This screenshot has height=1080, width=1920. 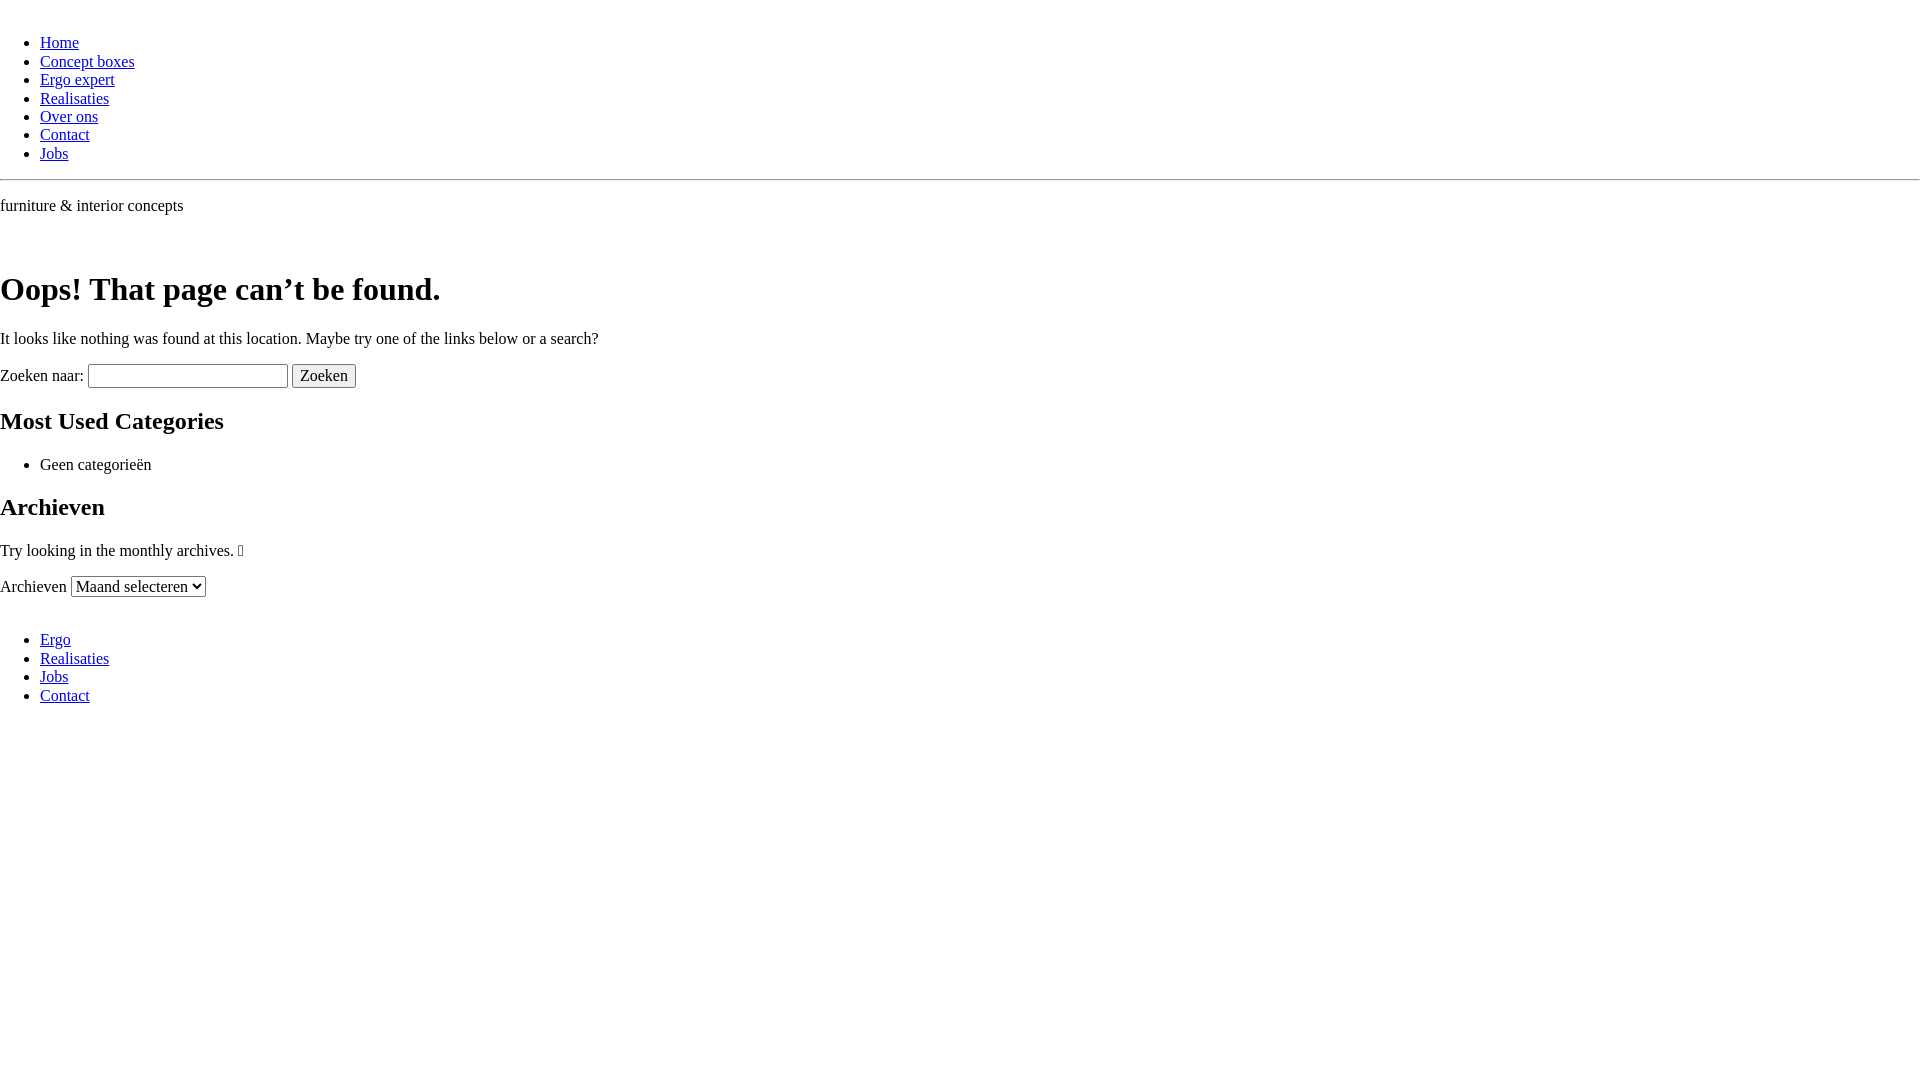 I want to click on 'Realisaties', so click(x=74, y=658).